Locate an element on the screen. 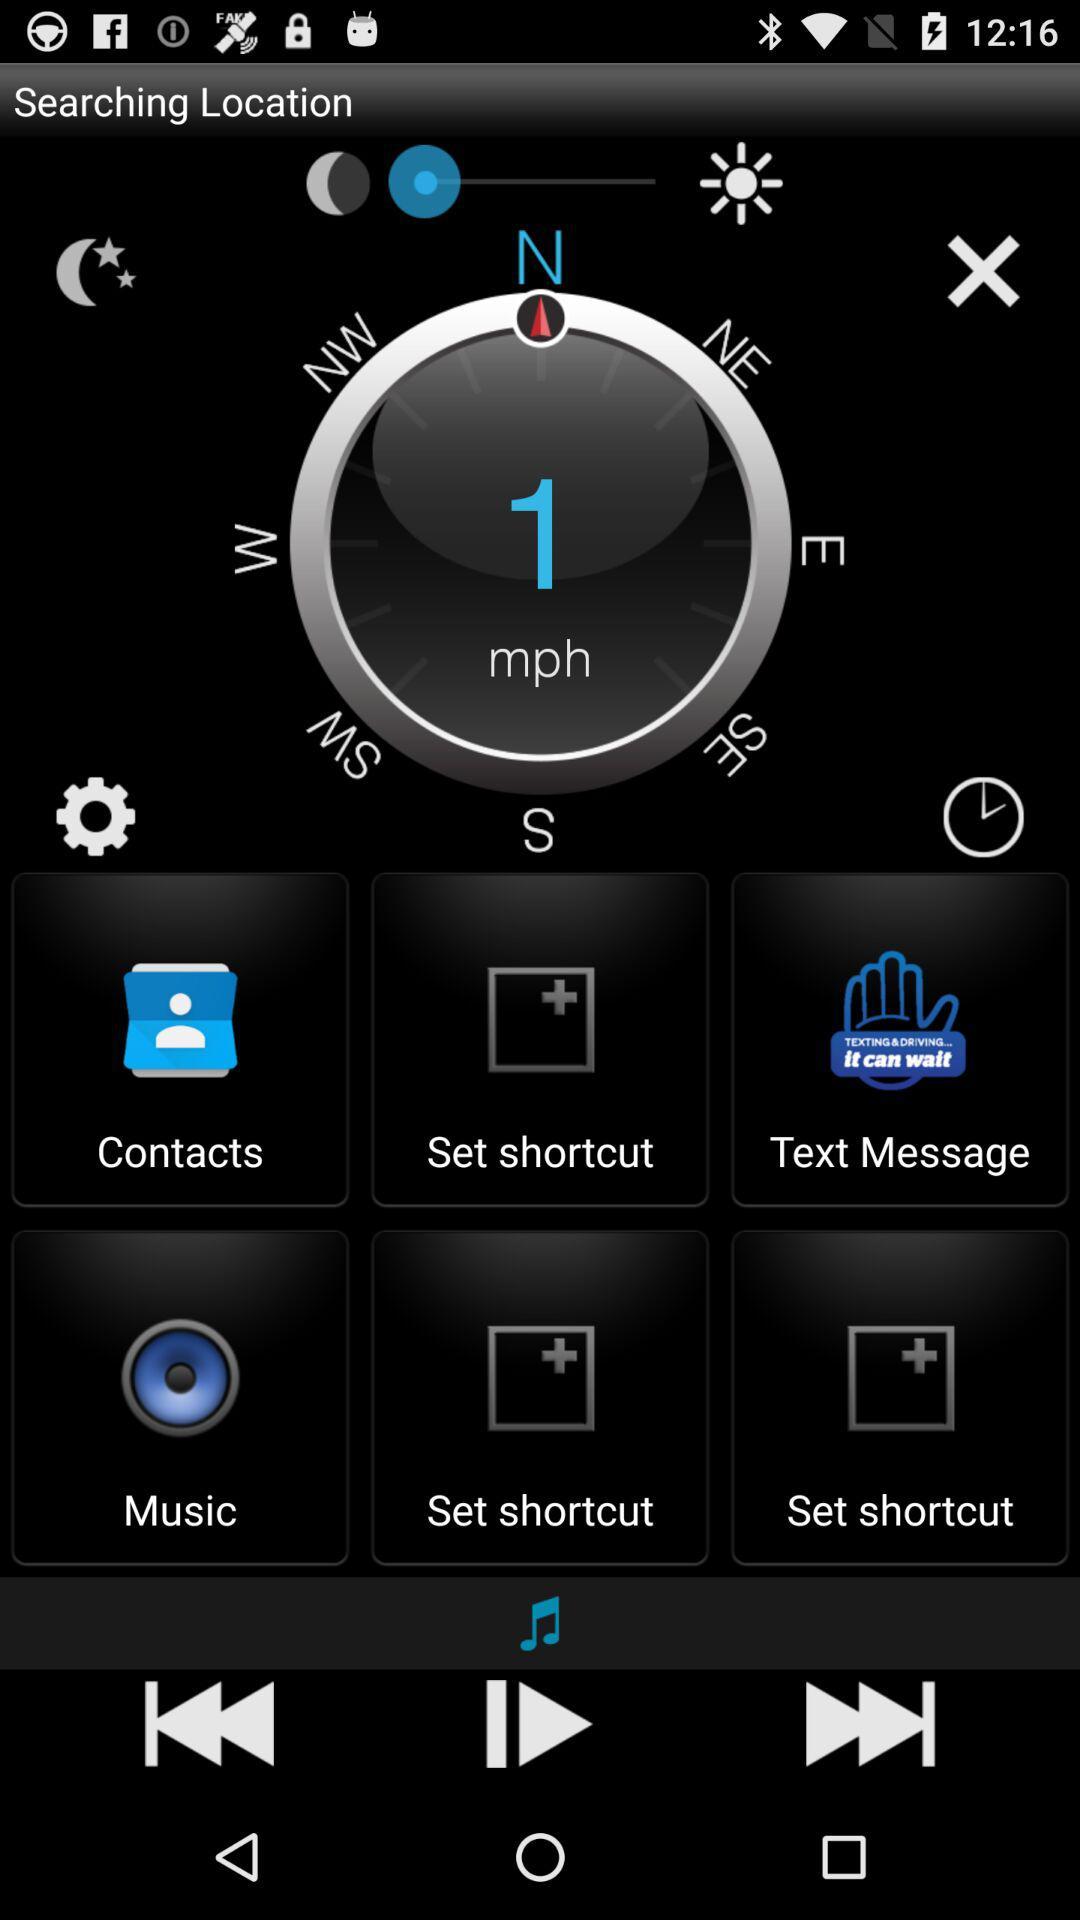 The image size is (1080, 1920). icon to the right of the 1 item is located at coordinates (982, 817).